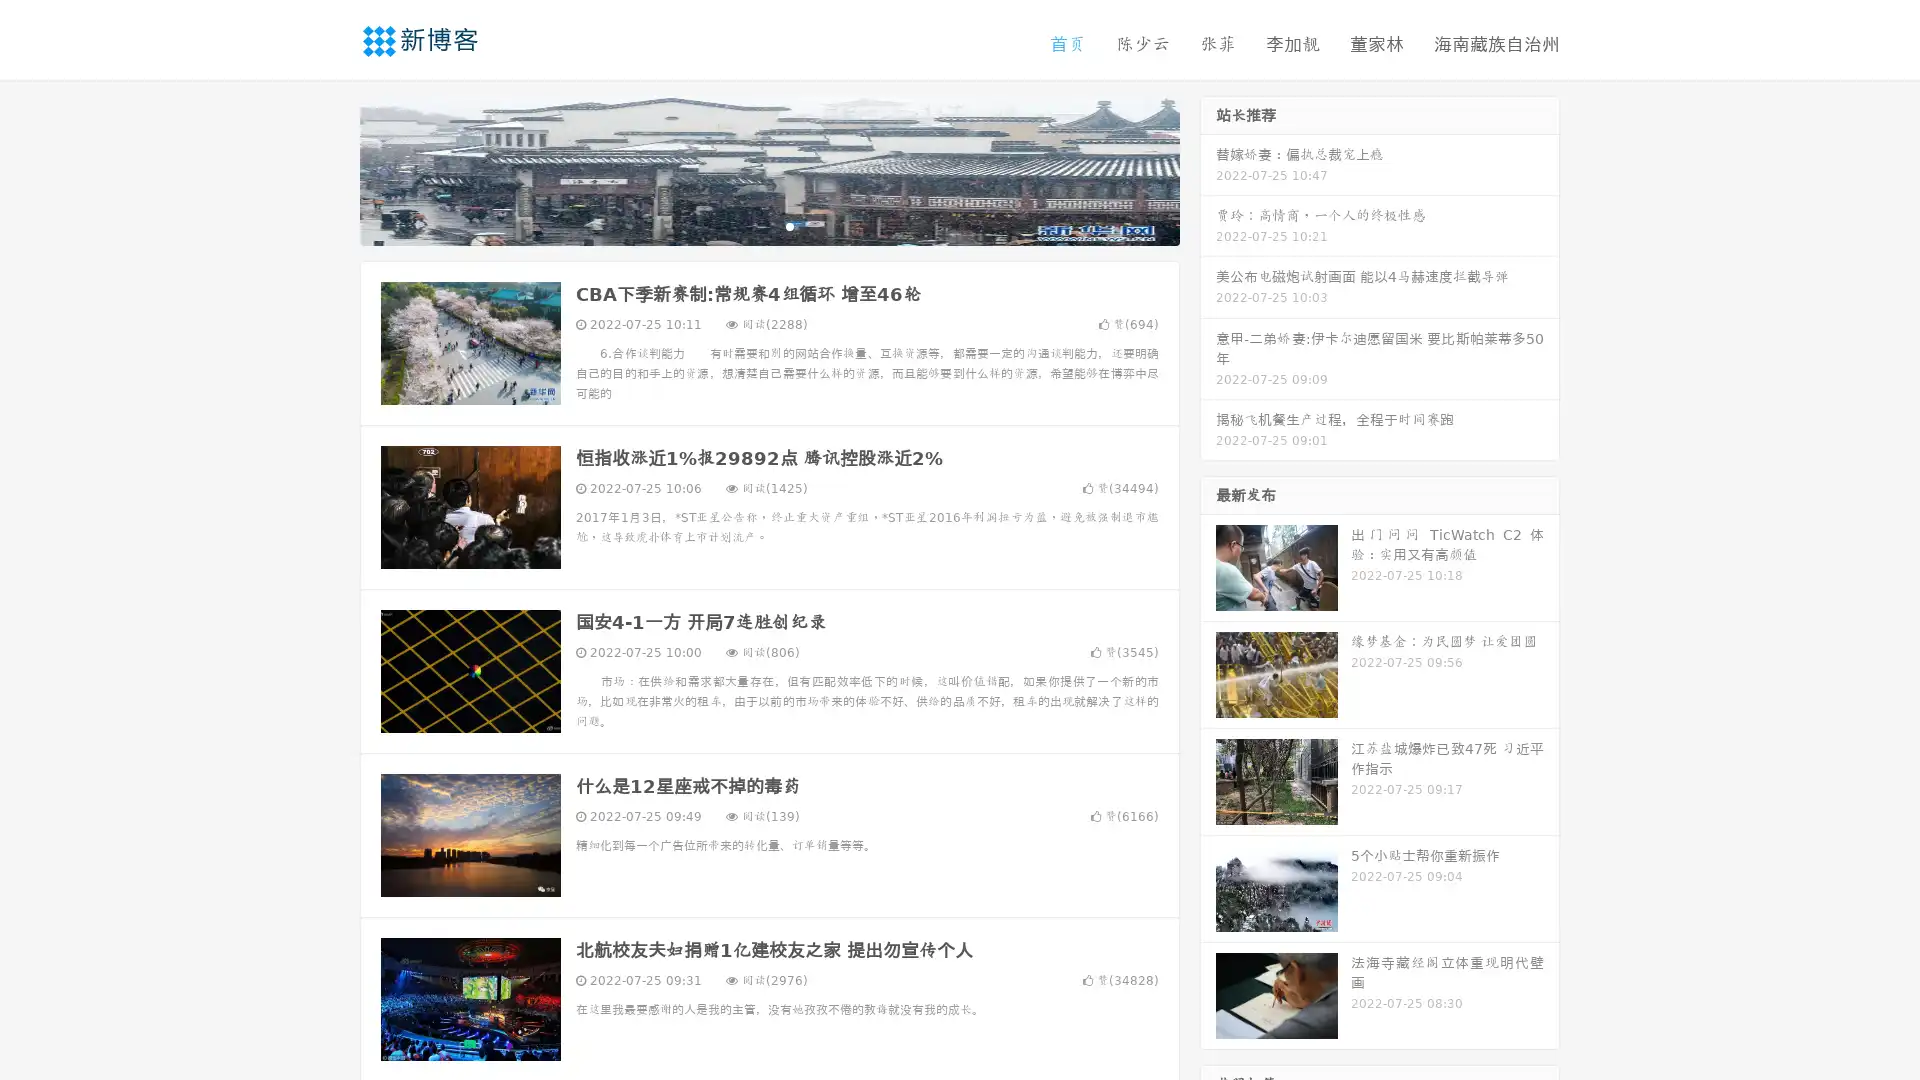 Image resolution: width=1920 pixels, height=1080 pixels. I want to click on Go to slide 3, so click(789, 225).